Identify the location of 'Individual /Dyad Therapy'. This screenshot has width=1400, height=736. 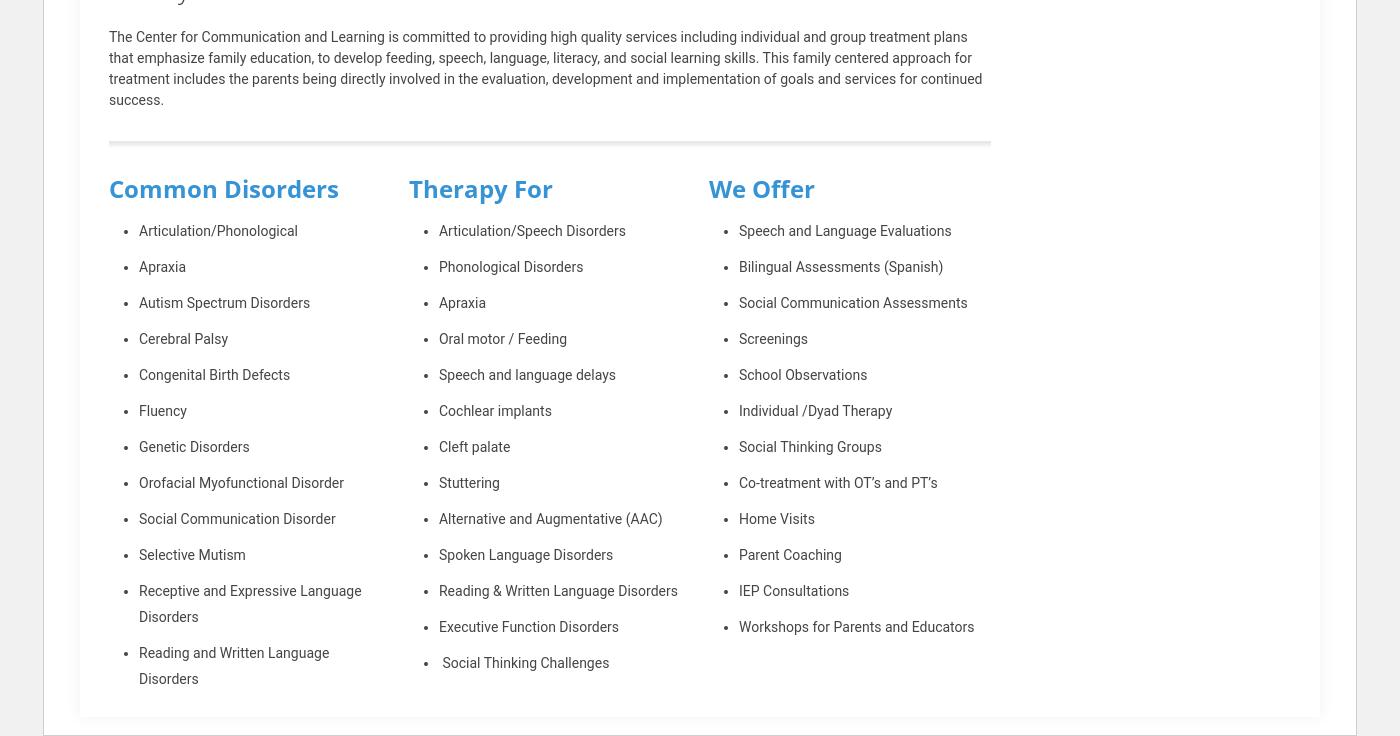
(737, 409).